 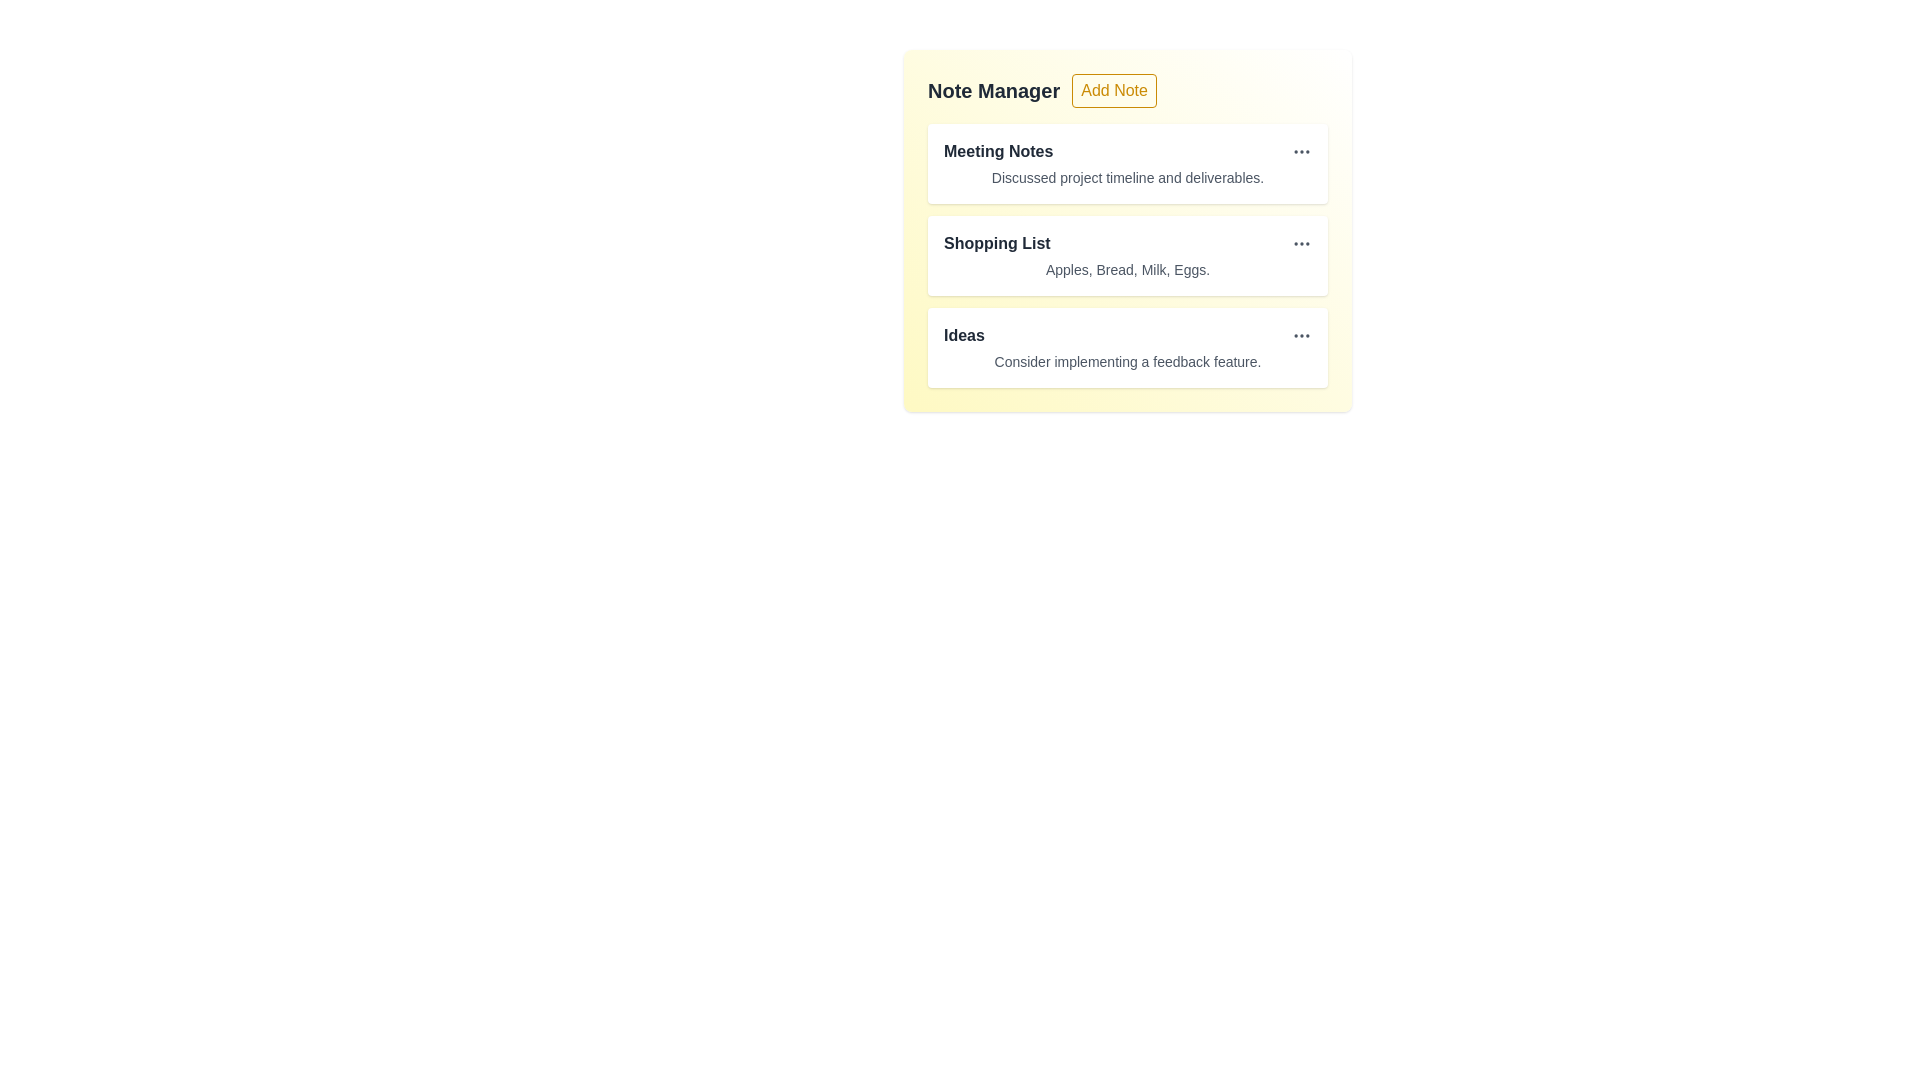 I want to click on the note item titled 'Shopping List' to observe hover effects, so click(x=1128, y=254).